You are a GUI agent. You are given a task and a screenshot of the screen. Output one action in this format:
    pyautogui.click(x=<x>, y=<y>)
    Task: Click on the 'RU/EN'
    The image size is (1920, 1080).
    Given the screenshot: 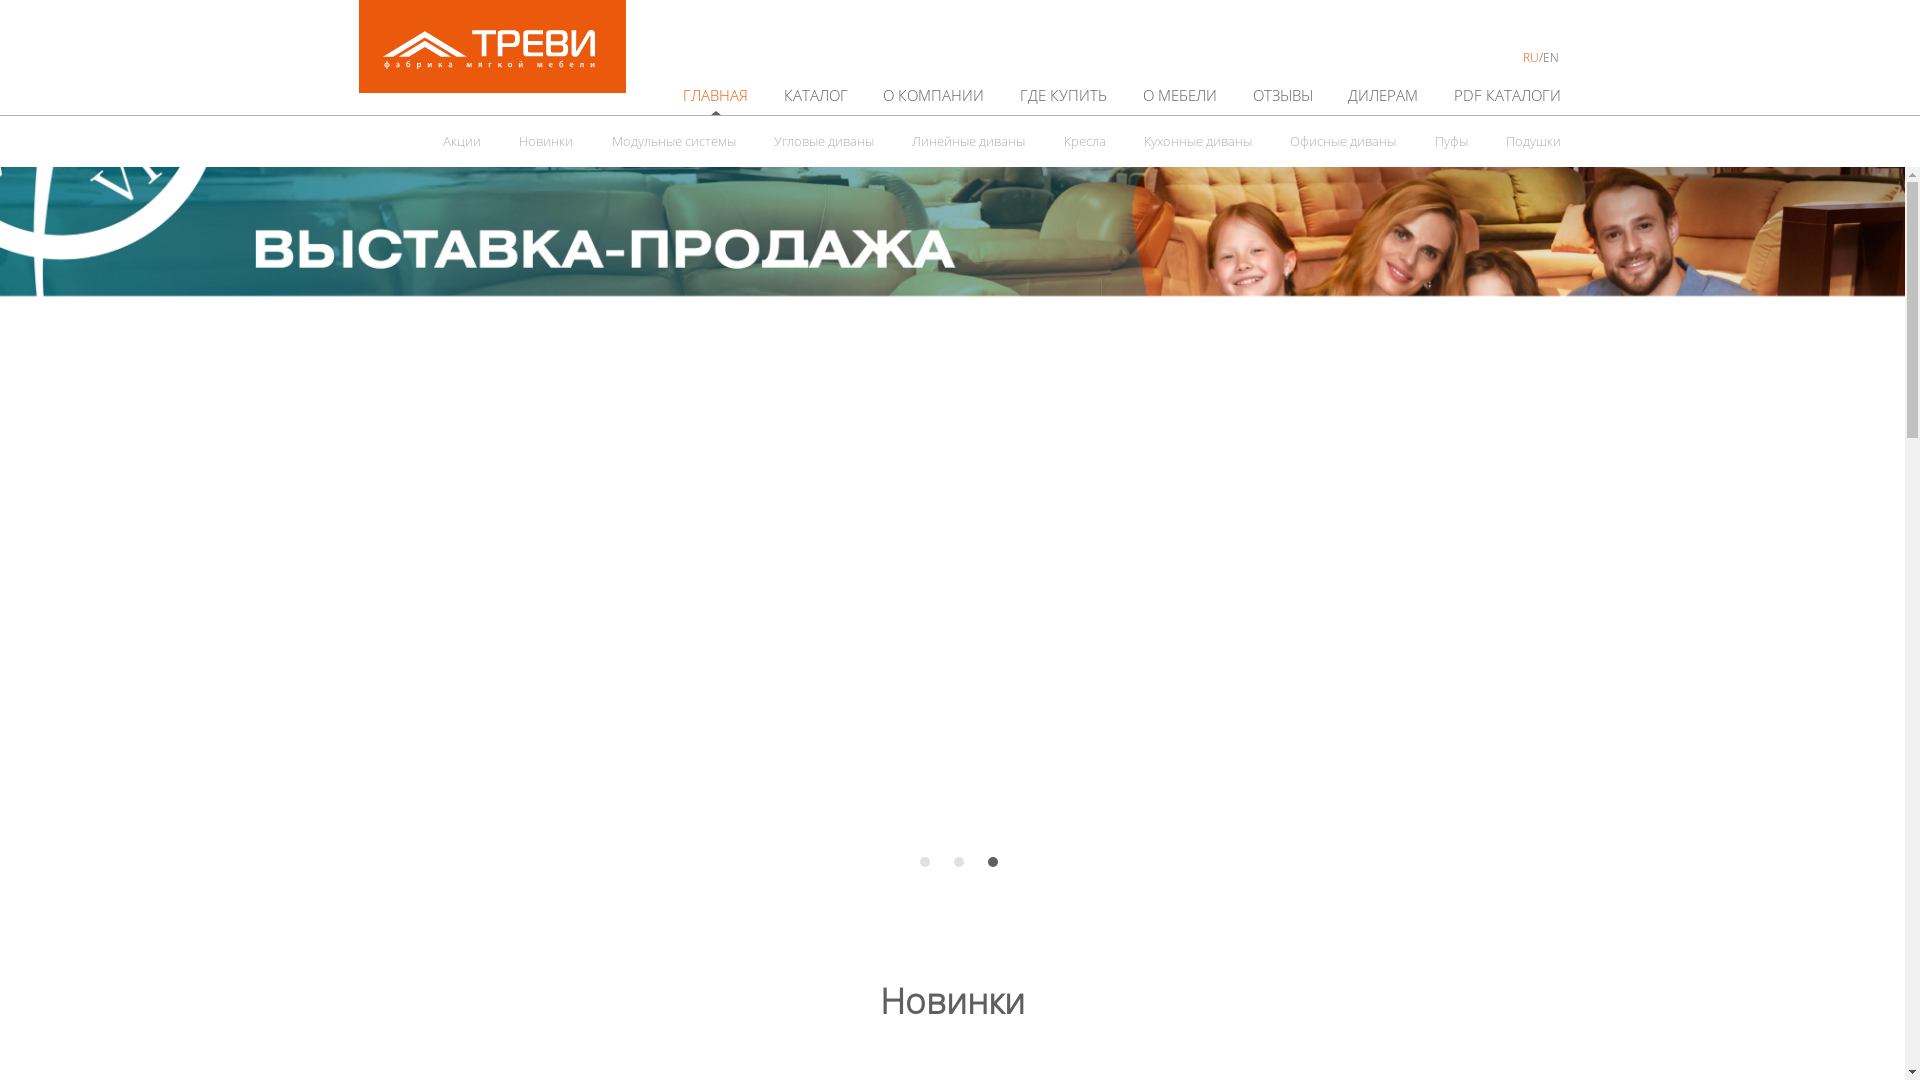 What is the action you would take?
    pyautogui.click(x=1540, y=56)
    